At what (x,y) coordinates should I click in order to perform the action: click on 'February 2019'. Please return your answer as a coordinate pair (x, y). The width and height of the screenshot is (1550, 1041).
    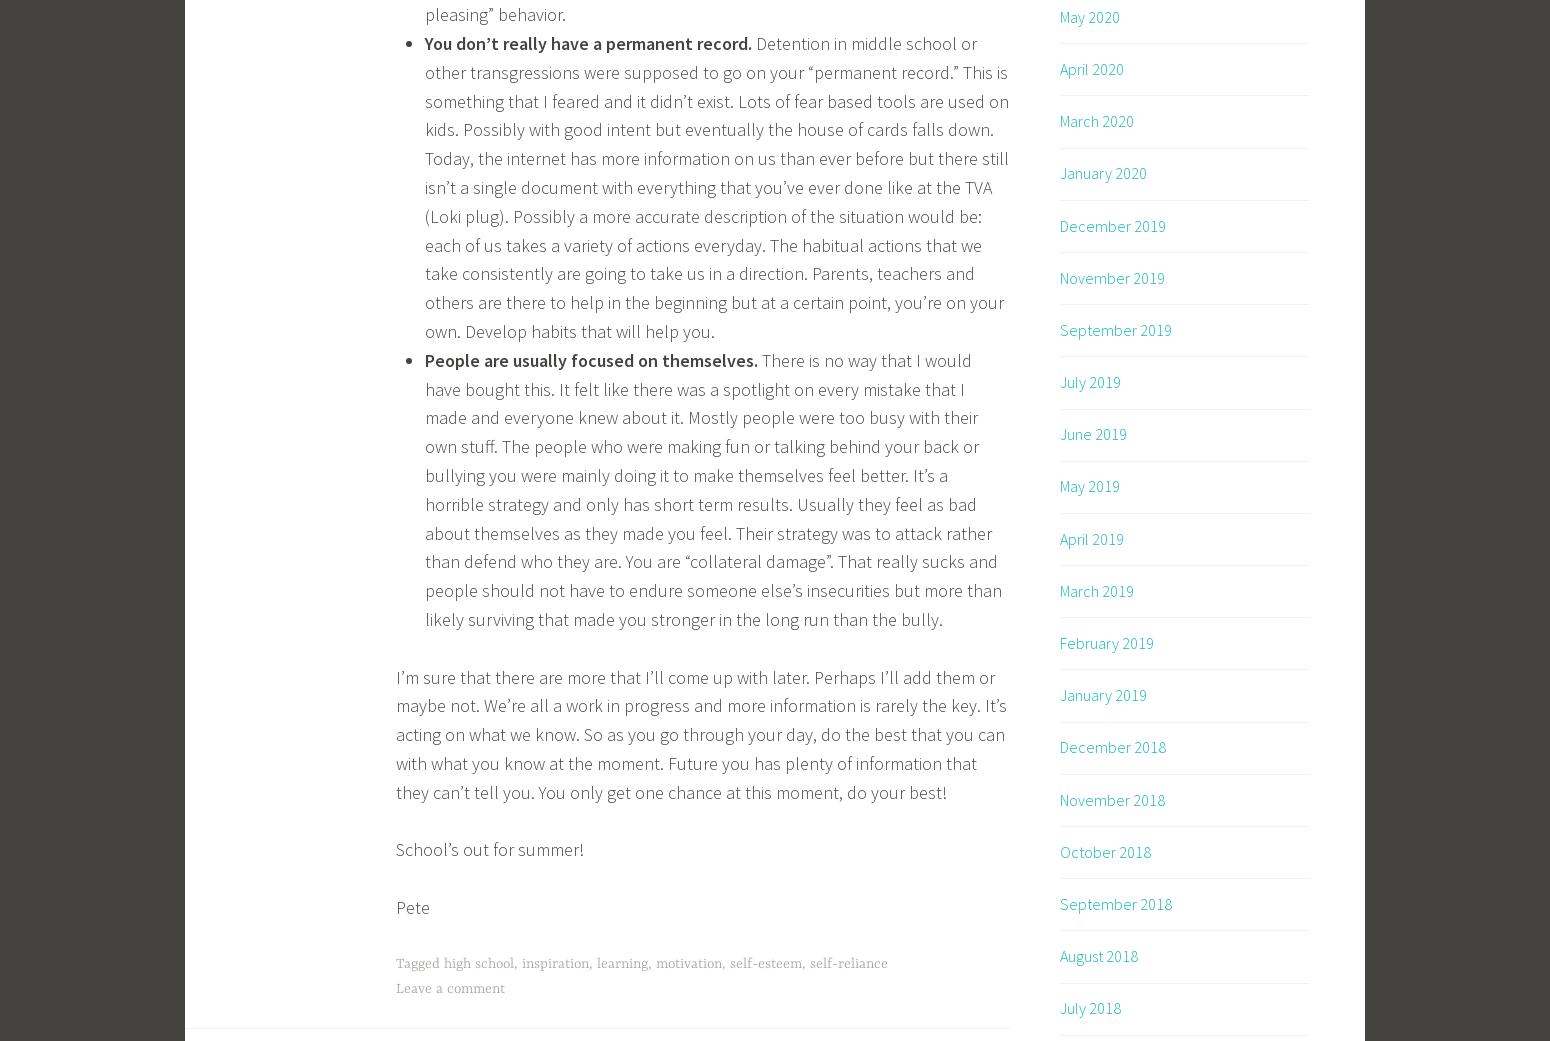
    Looking at the image, I should click on (1106, 642).